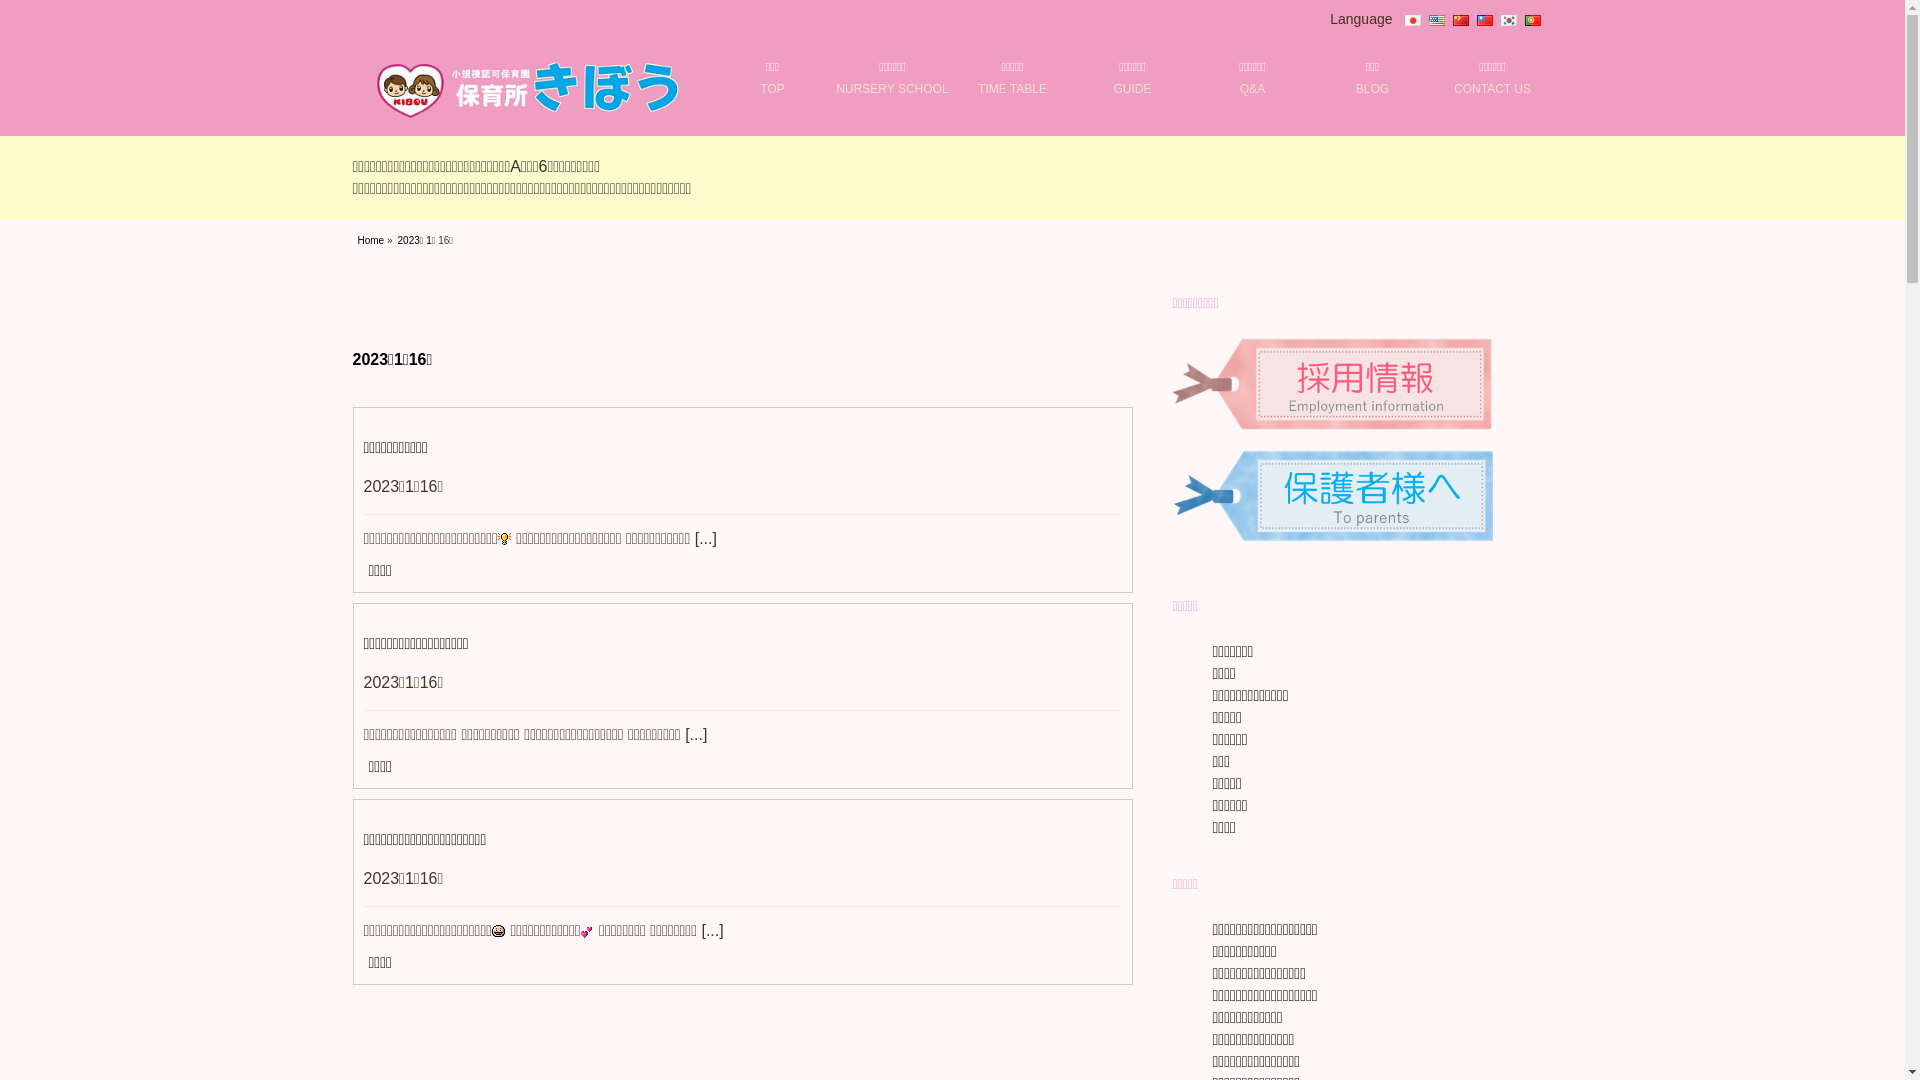  I want to click on 'Home', so click(358, 239).